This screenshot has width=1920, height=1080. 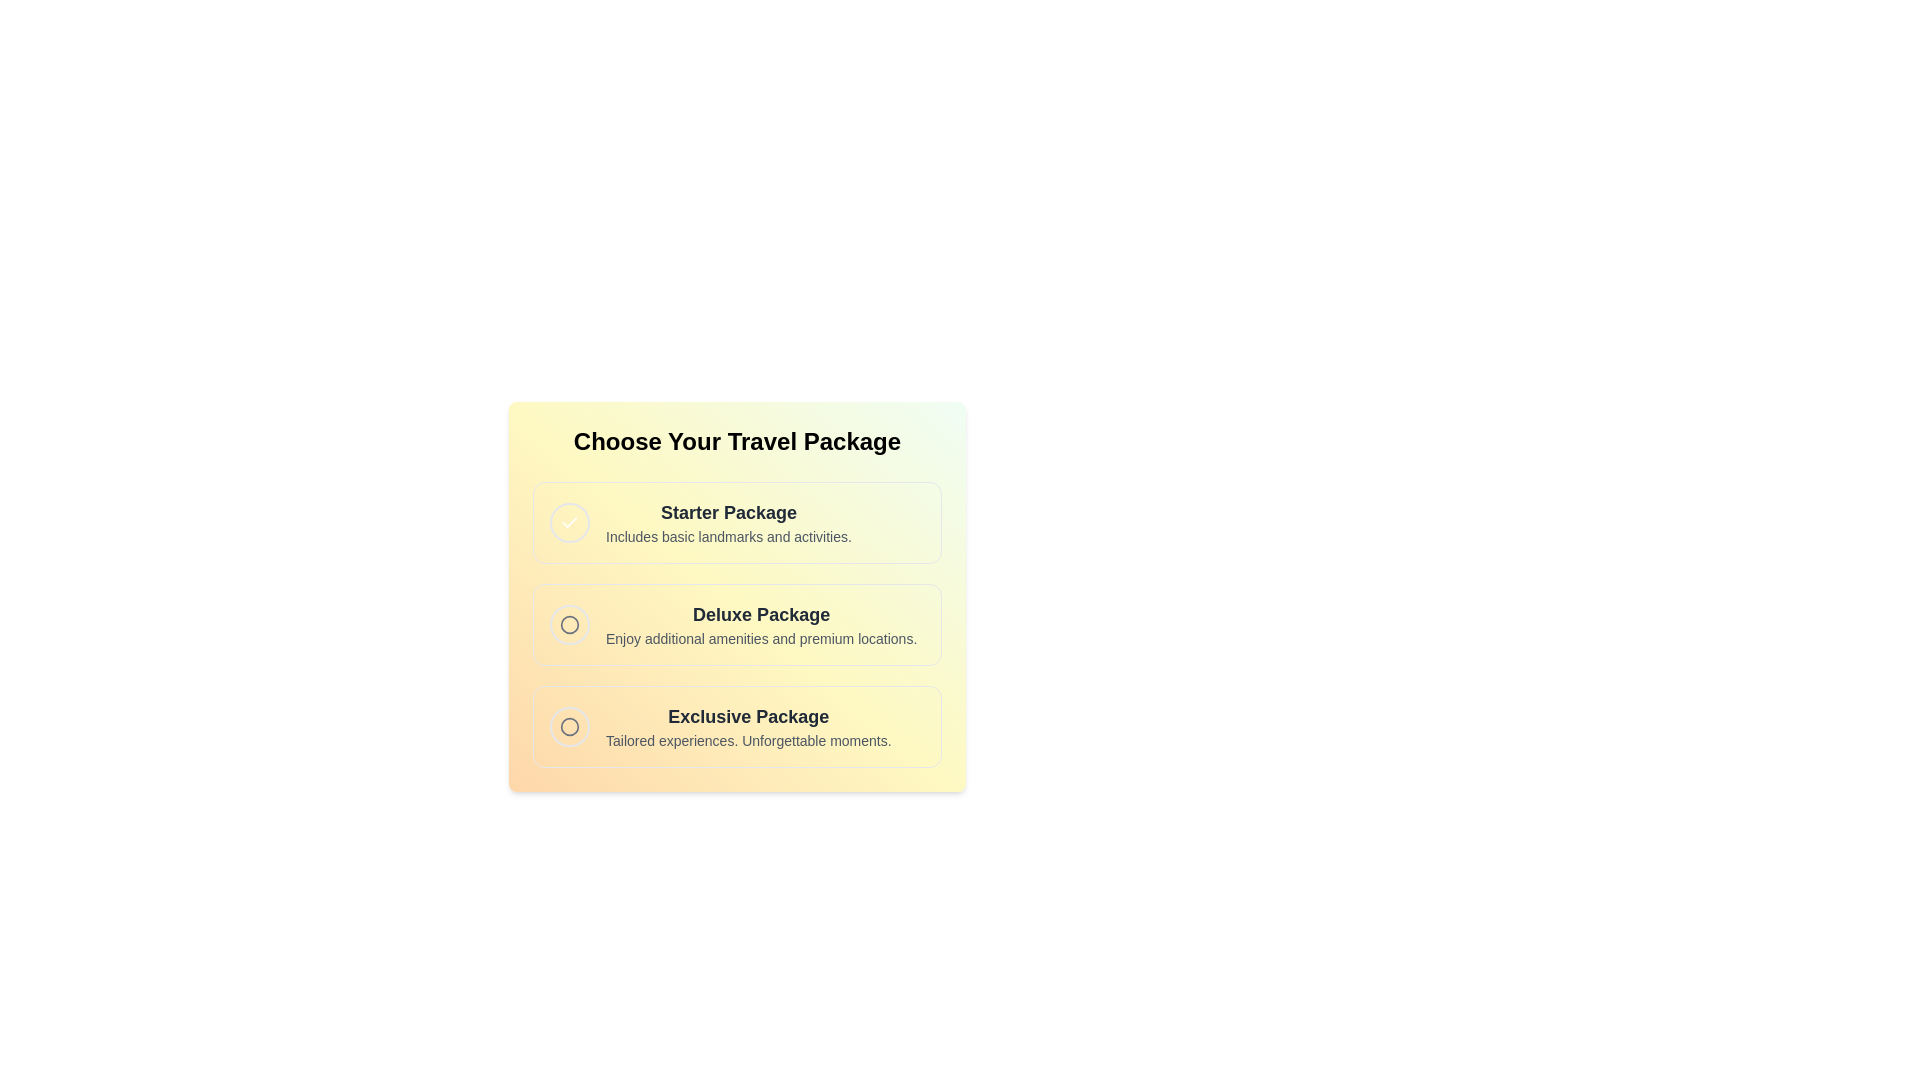 What do you see at coordinates (747, 726) in the screenshot?
I see `descriptive text content of the 'Exclusive Package' option, which is located within the third option card in a vertical list, below the 'Deluxe Package'` at bounding box center [747, 726].